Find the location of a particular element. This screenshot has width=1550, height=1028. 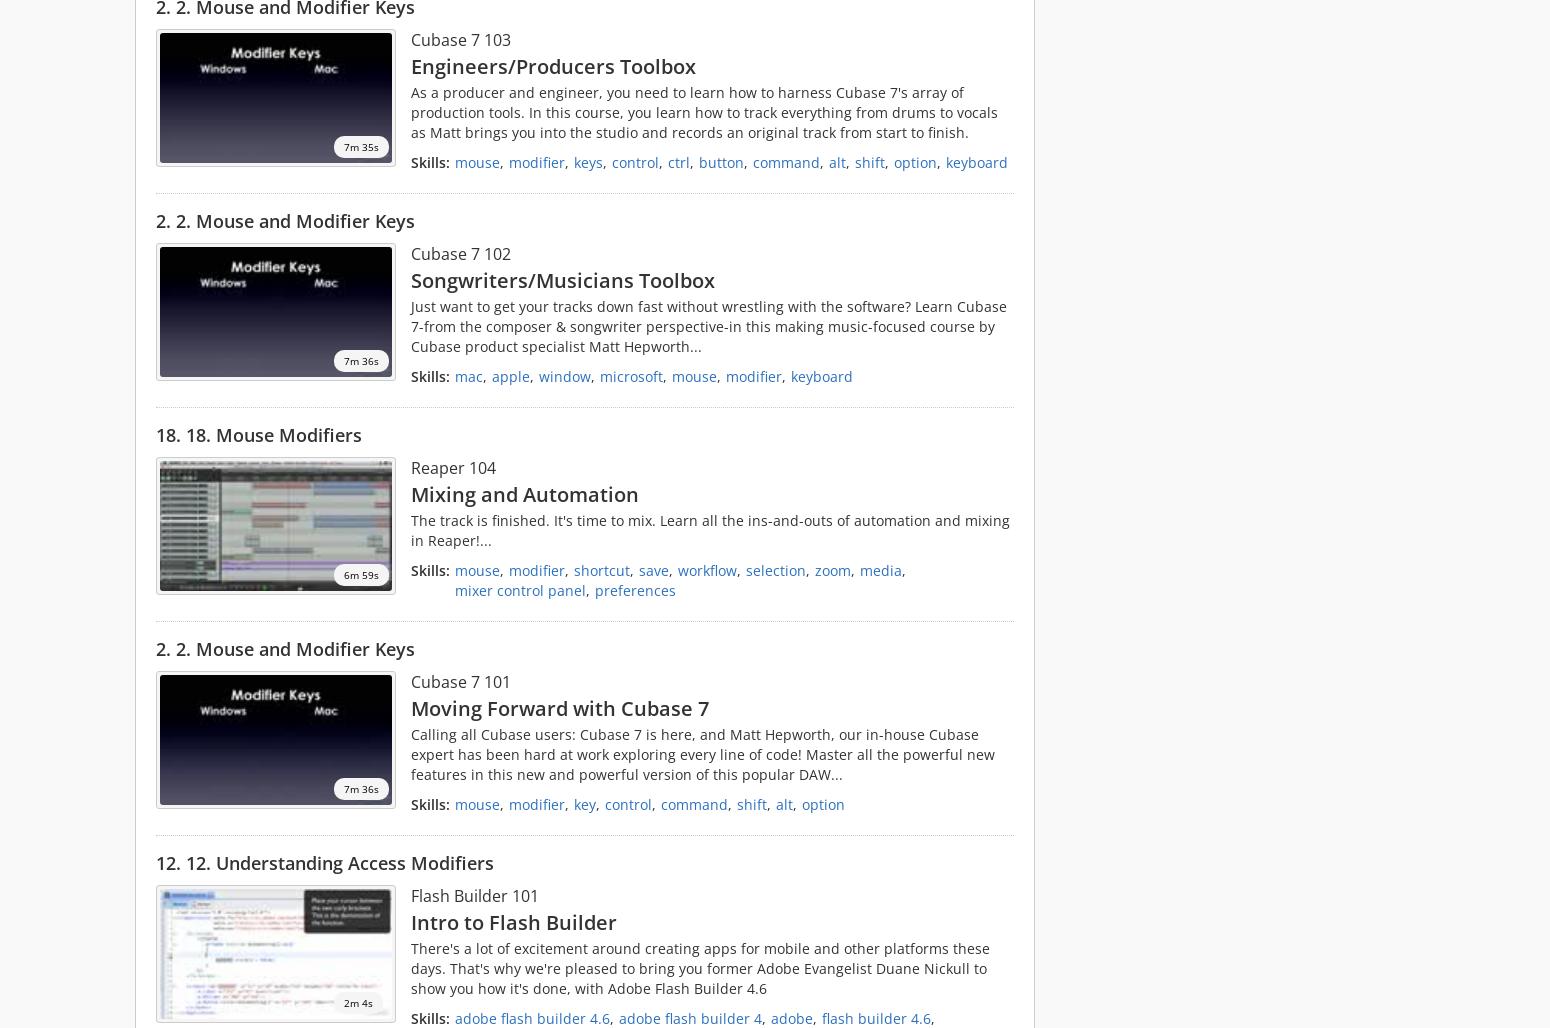

'7m 35s' is located at coordinates (360, 145).